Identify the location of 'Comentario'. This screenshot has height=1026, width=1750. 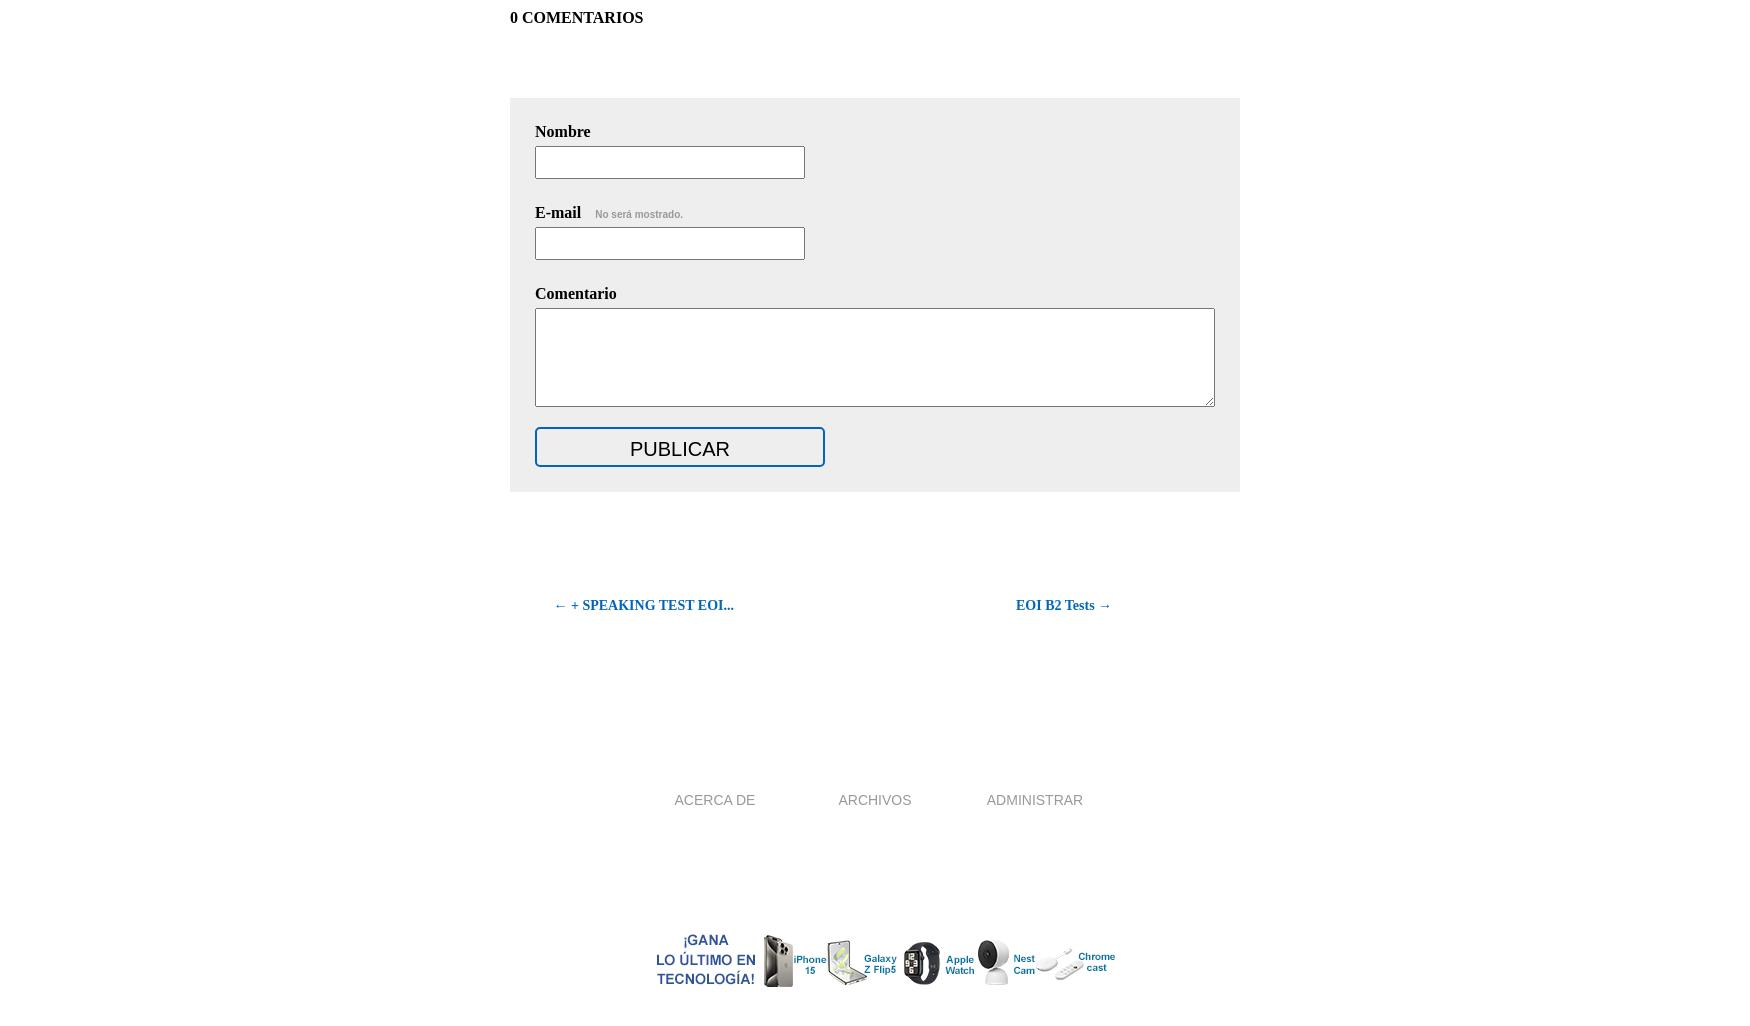
(575, 292).